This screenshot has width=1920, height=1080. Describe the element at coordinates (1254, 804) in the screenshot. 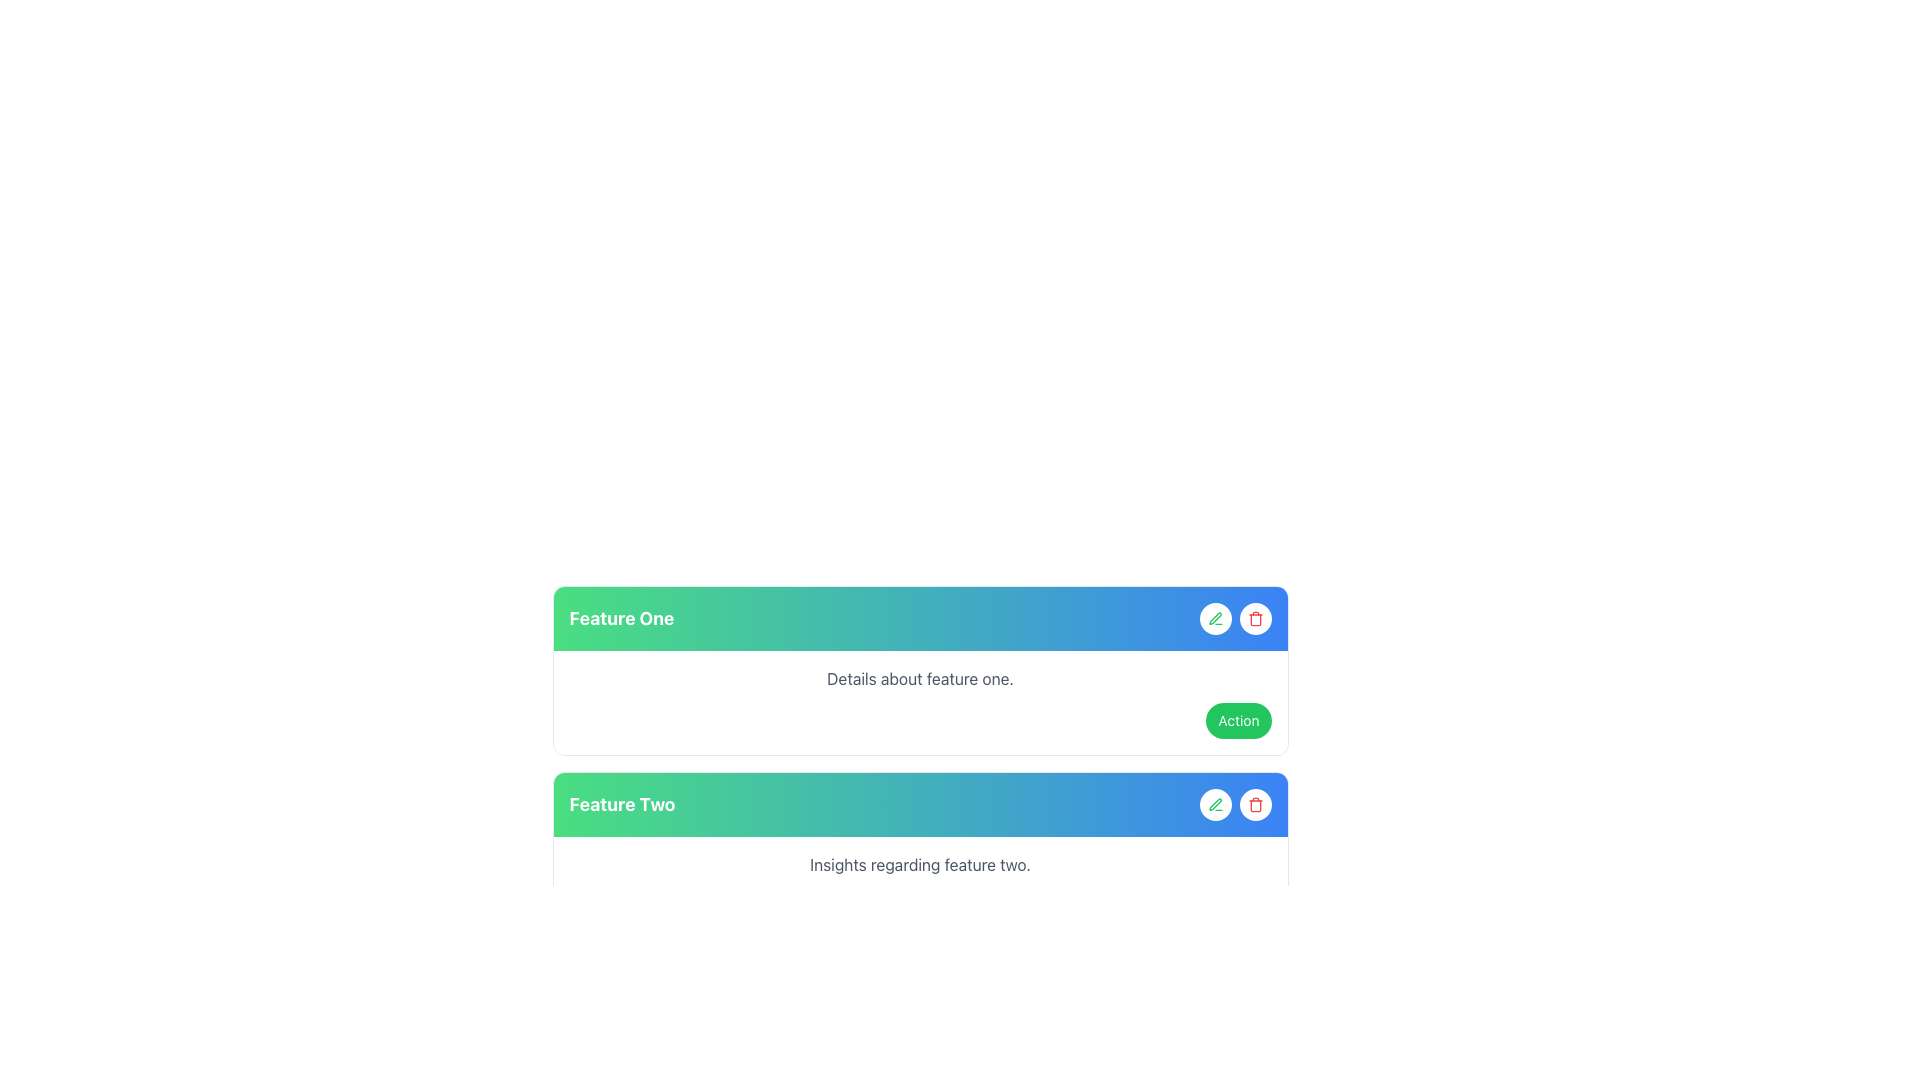

I see `the red trash bin icon located on the far right side of the blue header bar` at that location.